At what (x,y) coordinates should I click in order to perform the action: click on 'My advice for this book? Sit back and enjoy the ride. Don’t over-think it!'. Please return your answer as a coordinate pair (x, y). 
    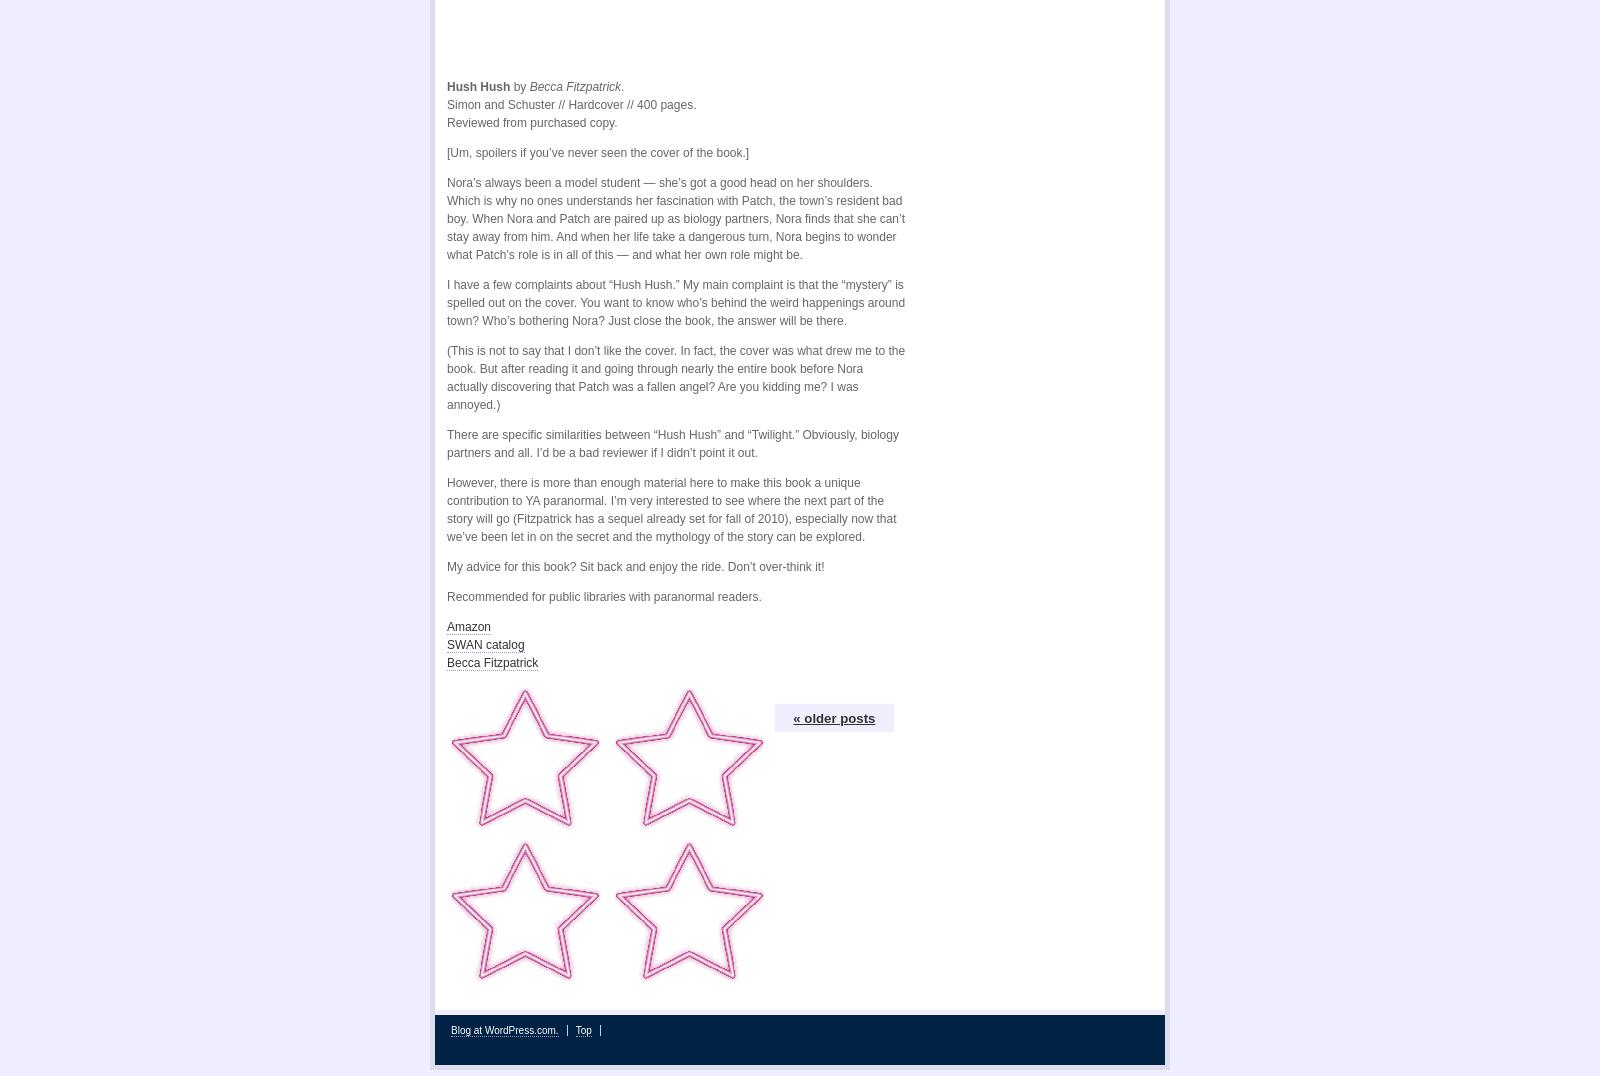
    Looking at the image, I should click on (446, 560).